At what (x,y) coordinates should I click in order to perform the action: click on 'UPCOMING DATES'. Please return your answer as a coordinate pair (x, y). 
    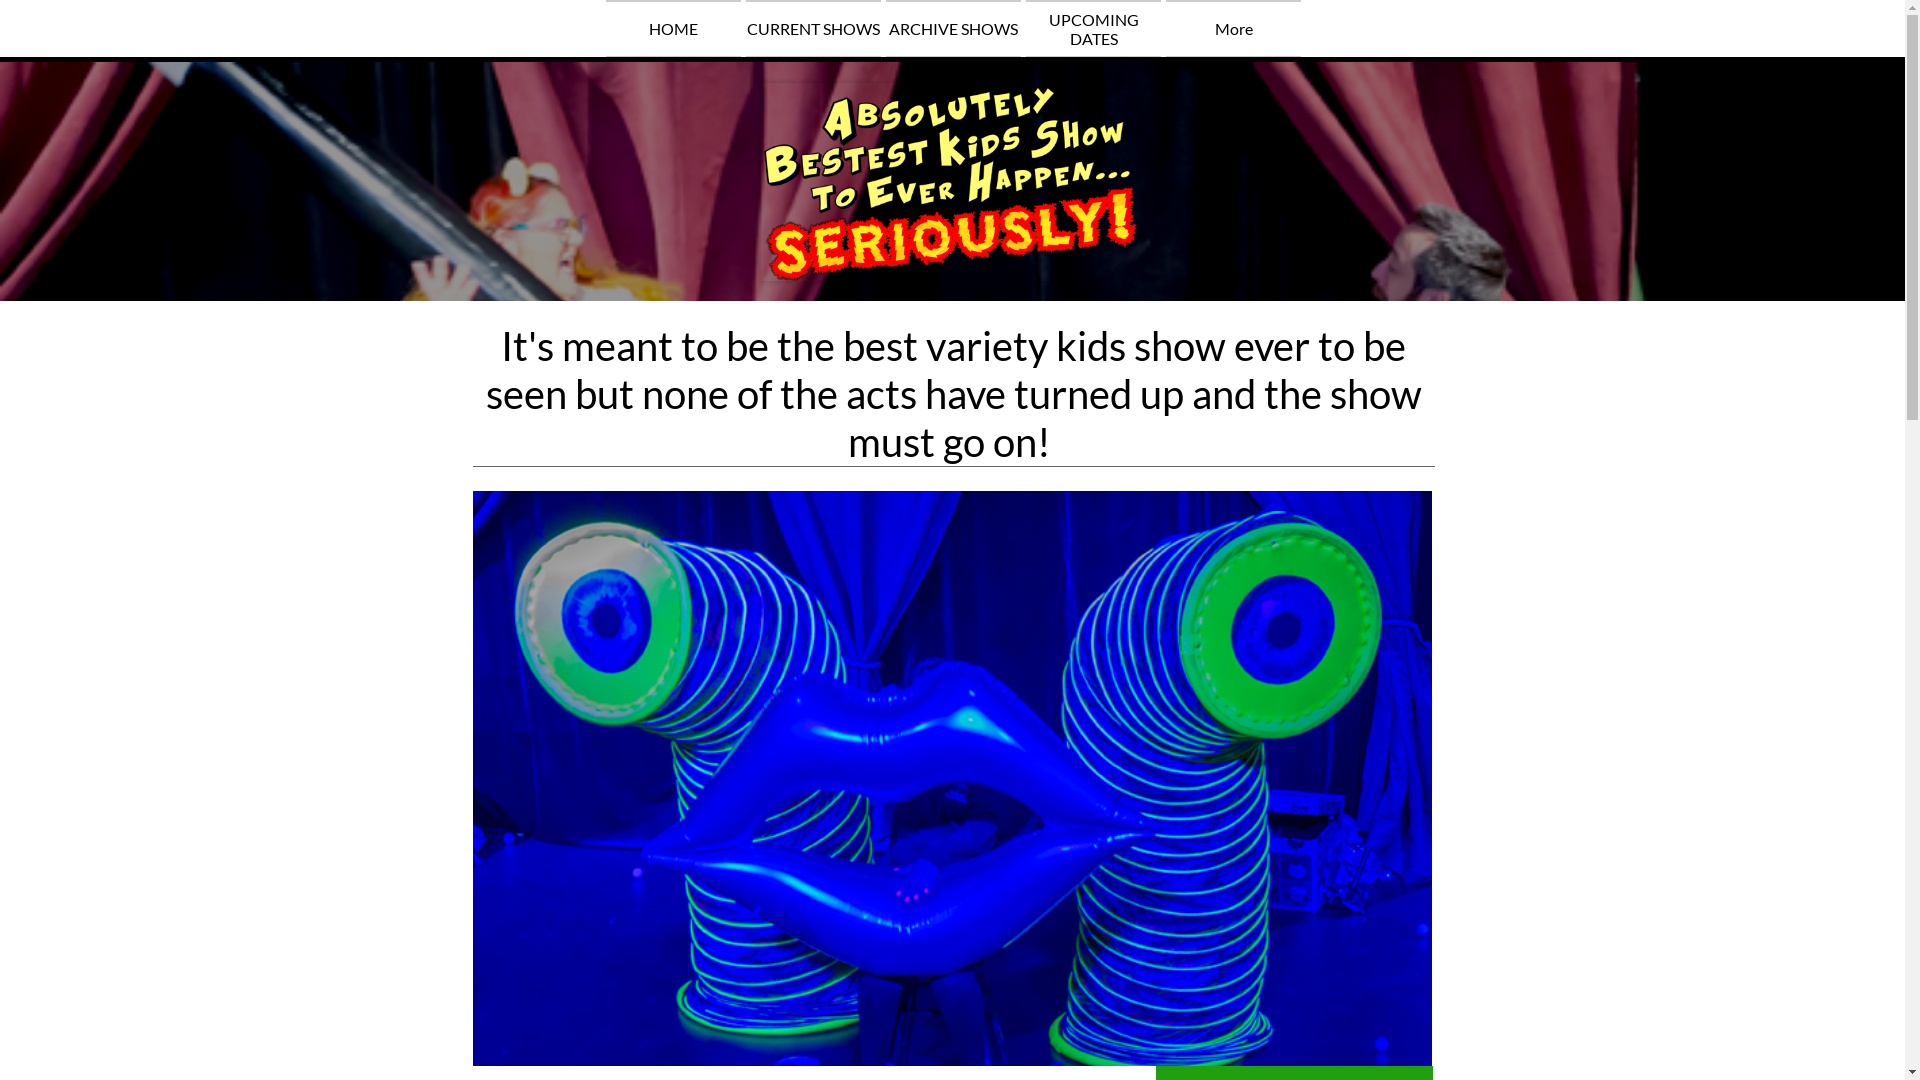
    Looking at the image, I should click on (1092, 28).